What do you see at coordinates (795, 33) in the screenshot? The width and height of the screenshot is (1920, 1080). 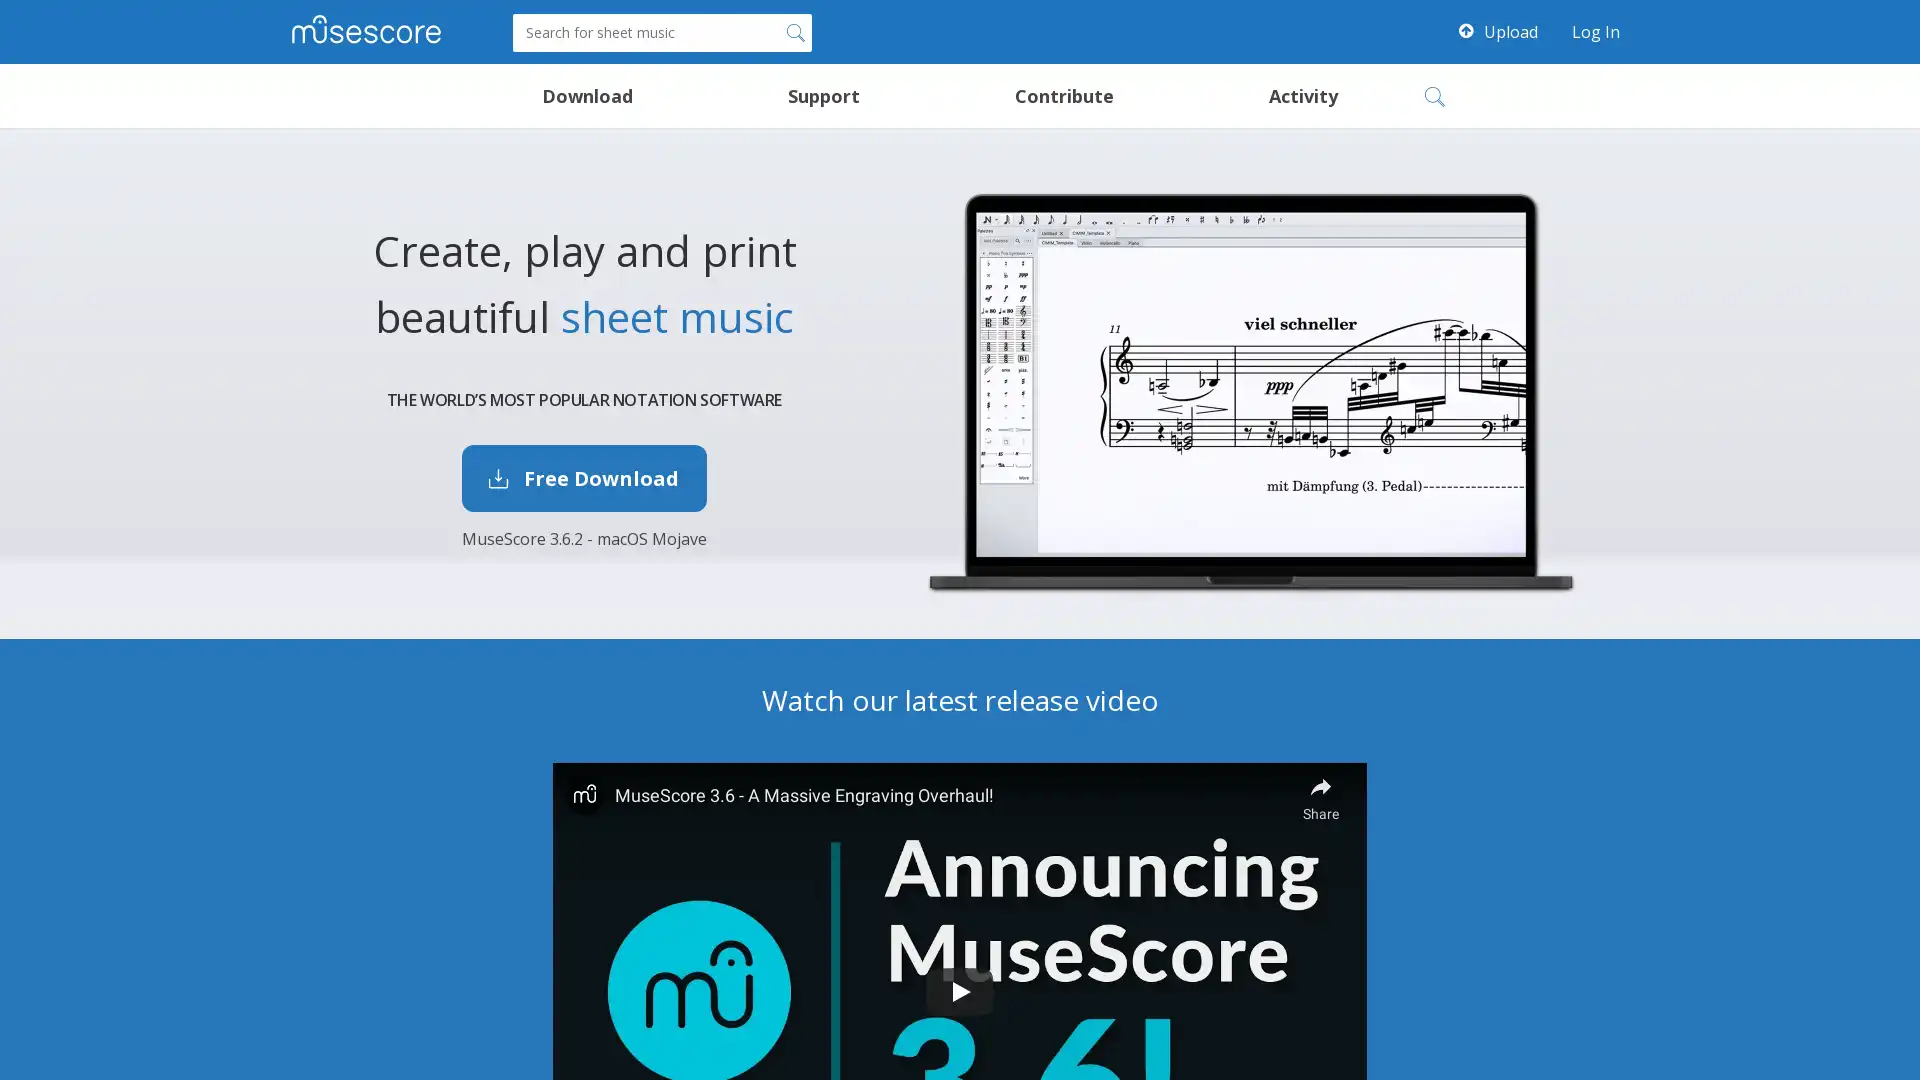 I see `Search` at bounding box center [795, 33].